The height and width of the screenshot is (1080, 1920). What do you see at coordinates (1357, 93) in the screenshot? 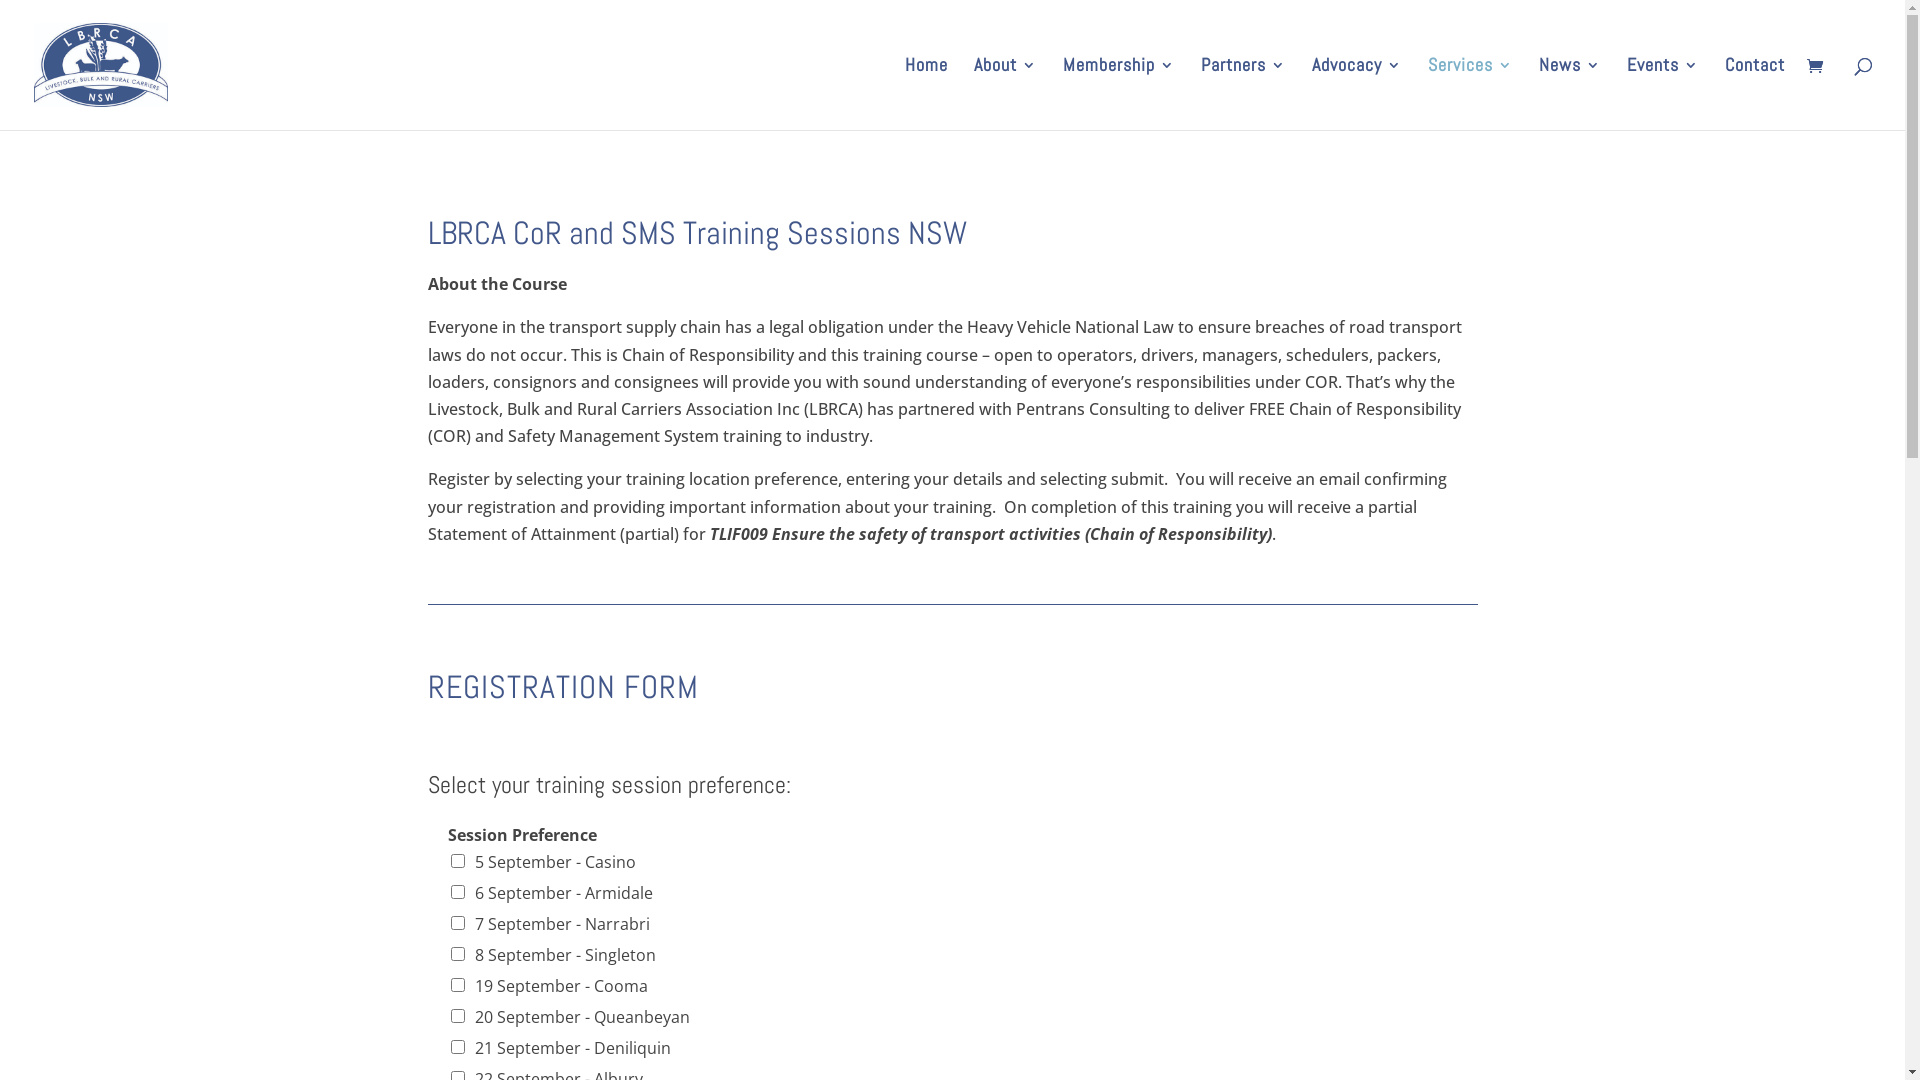
I see `'Advocacy'` at bounding box center [1357, 93].